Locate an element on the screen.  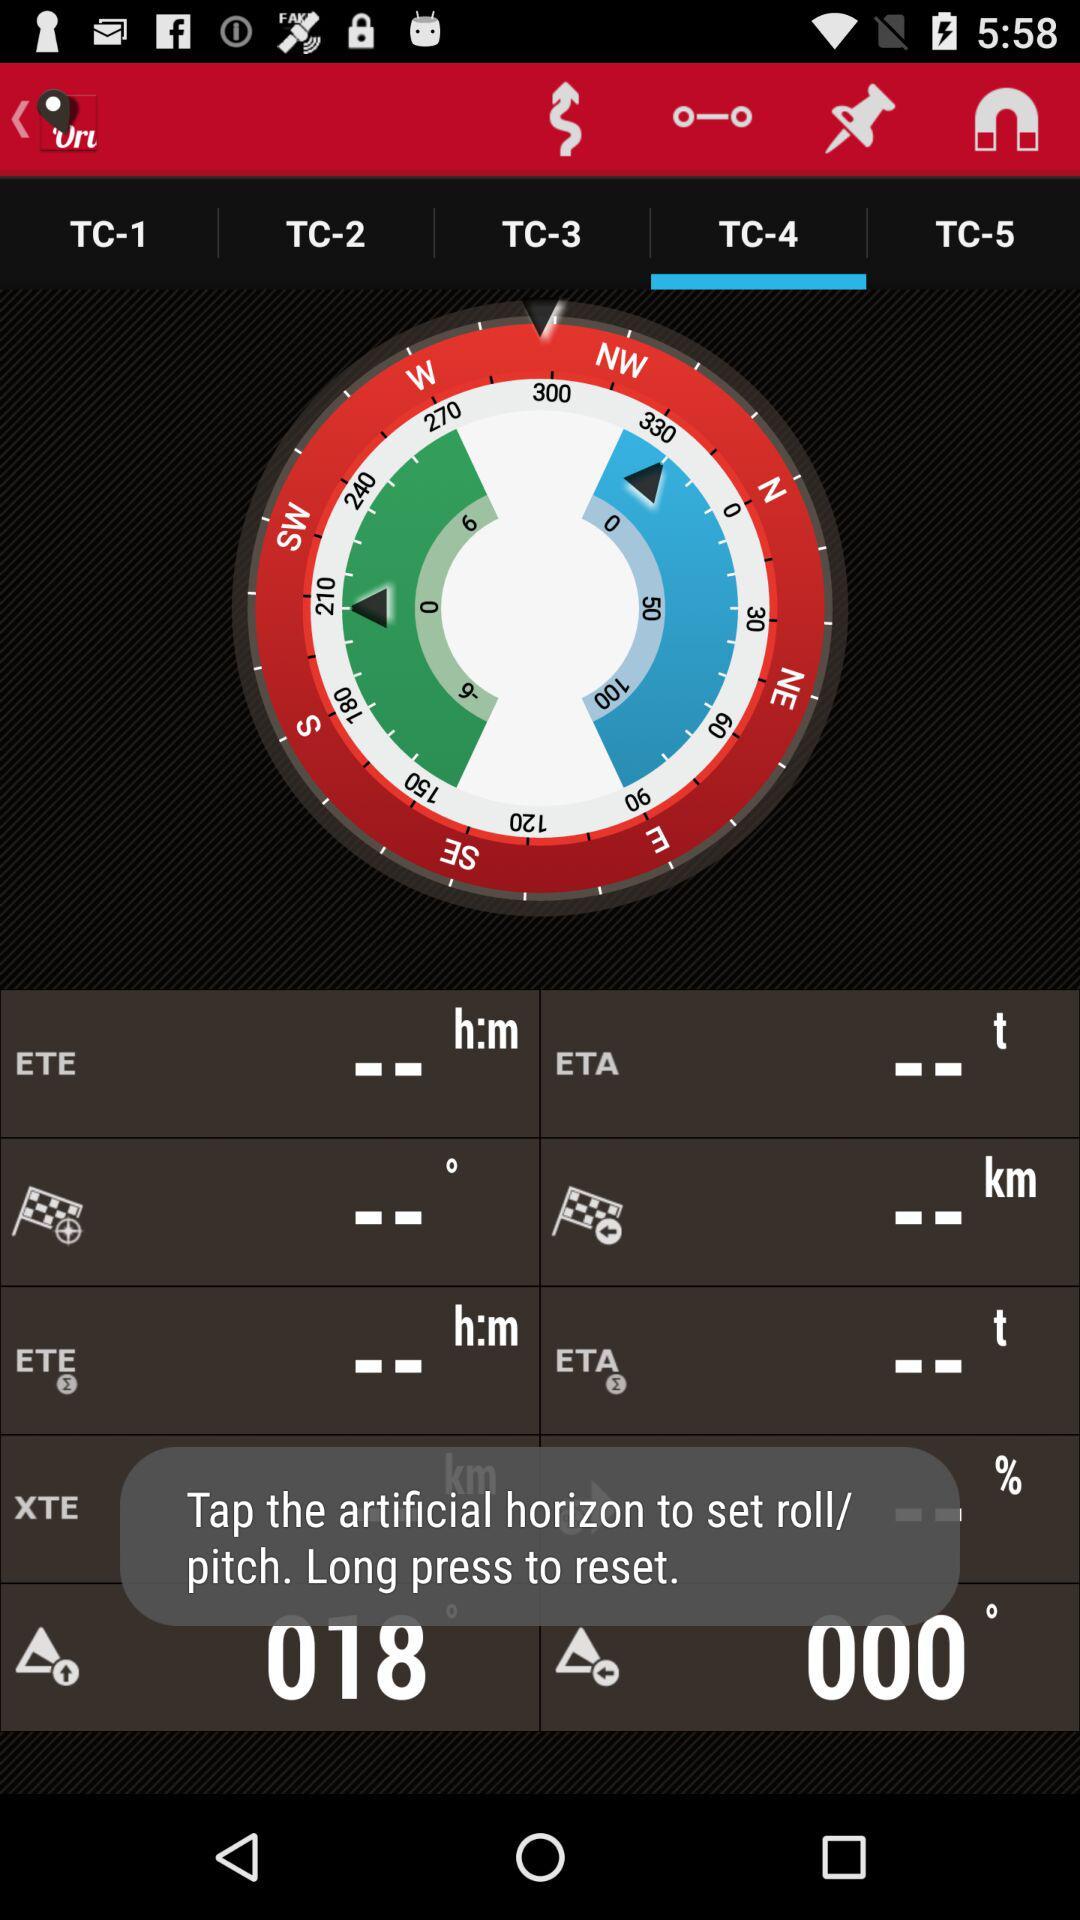
tc3 is located at coordinates (542, 233).